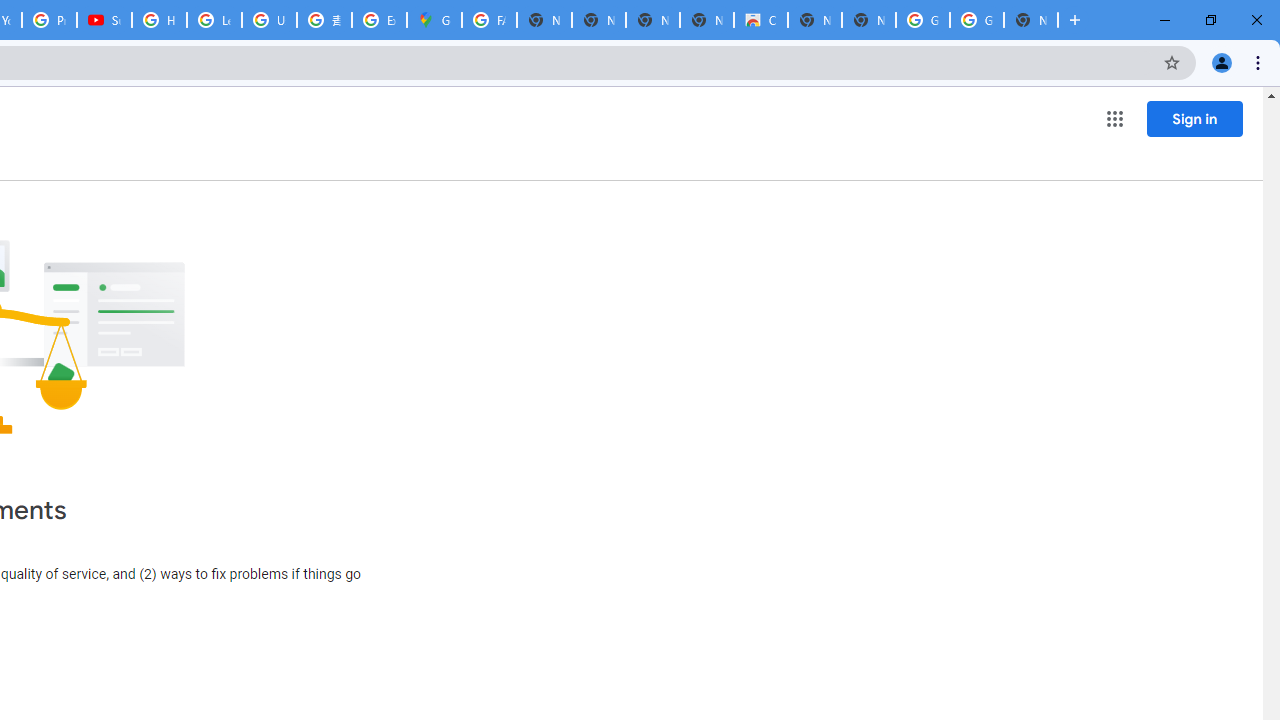  Describe the element at coordinates (1113, 119) in the screenshot. I see `'Google apps'` at that location.